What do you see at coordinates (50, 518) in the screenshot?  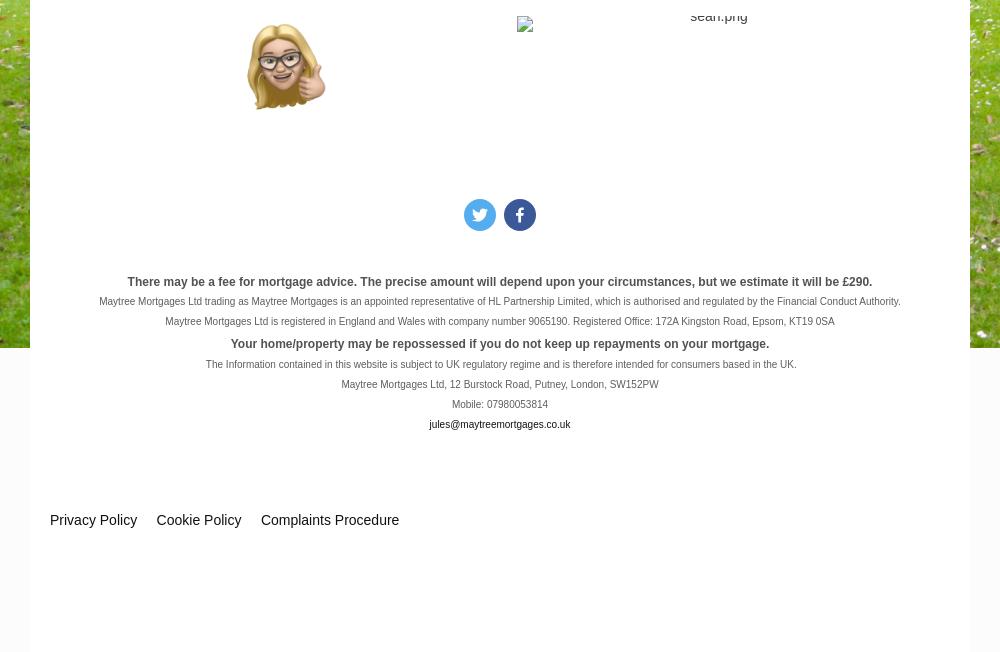 I see `'Privacy Policy'` at bounding box center [50, 518].